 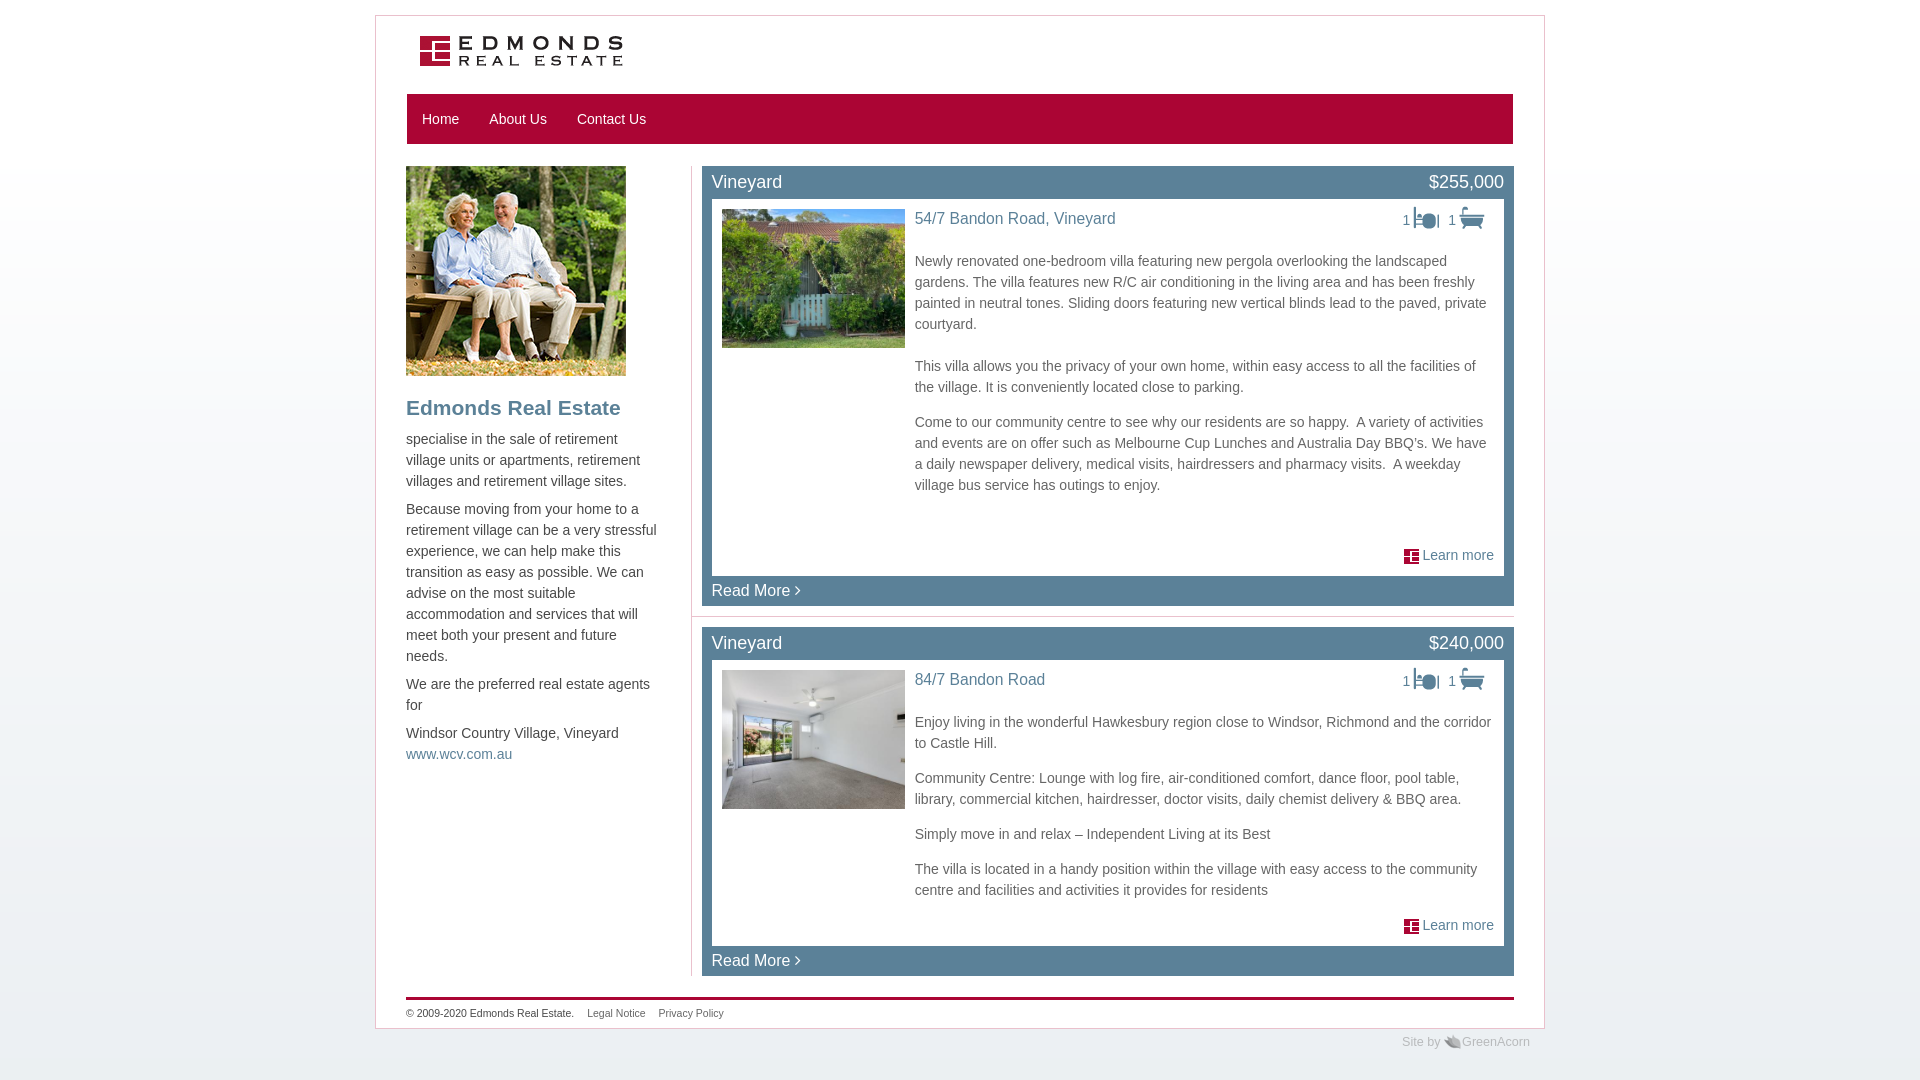 What do you see at coordinates (439, 119) in the screenshot?
I see `'Home'` at bounding box center [439, 119].